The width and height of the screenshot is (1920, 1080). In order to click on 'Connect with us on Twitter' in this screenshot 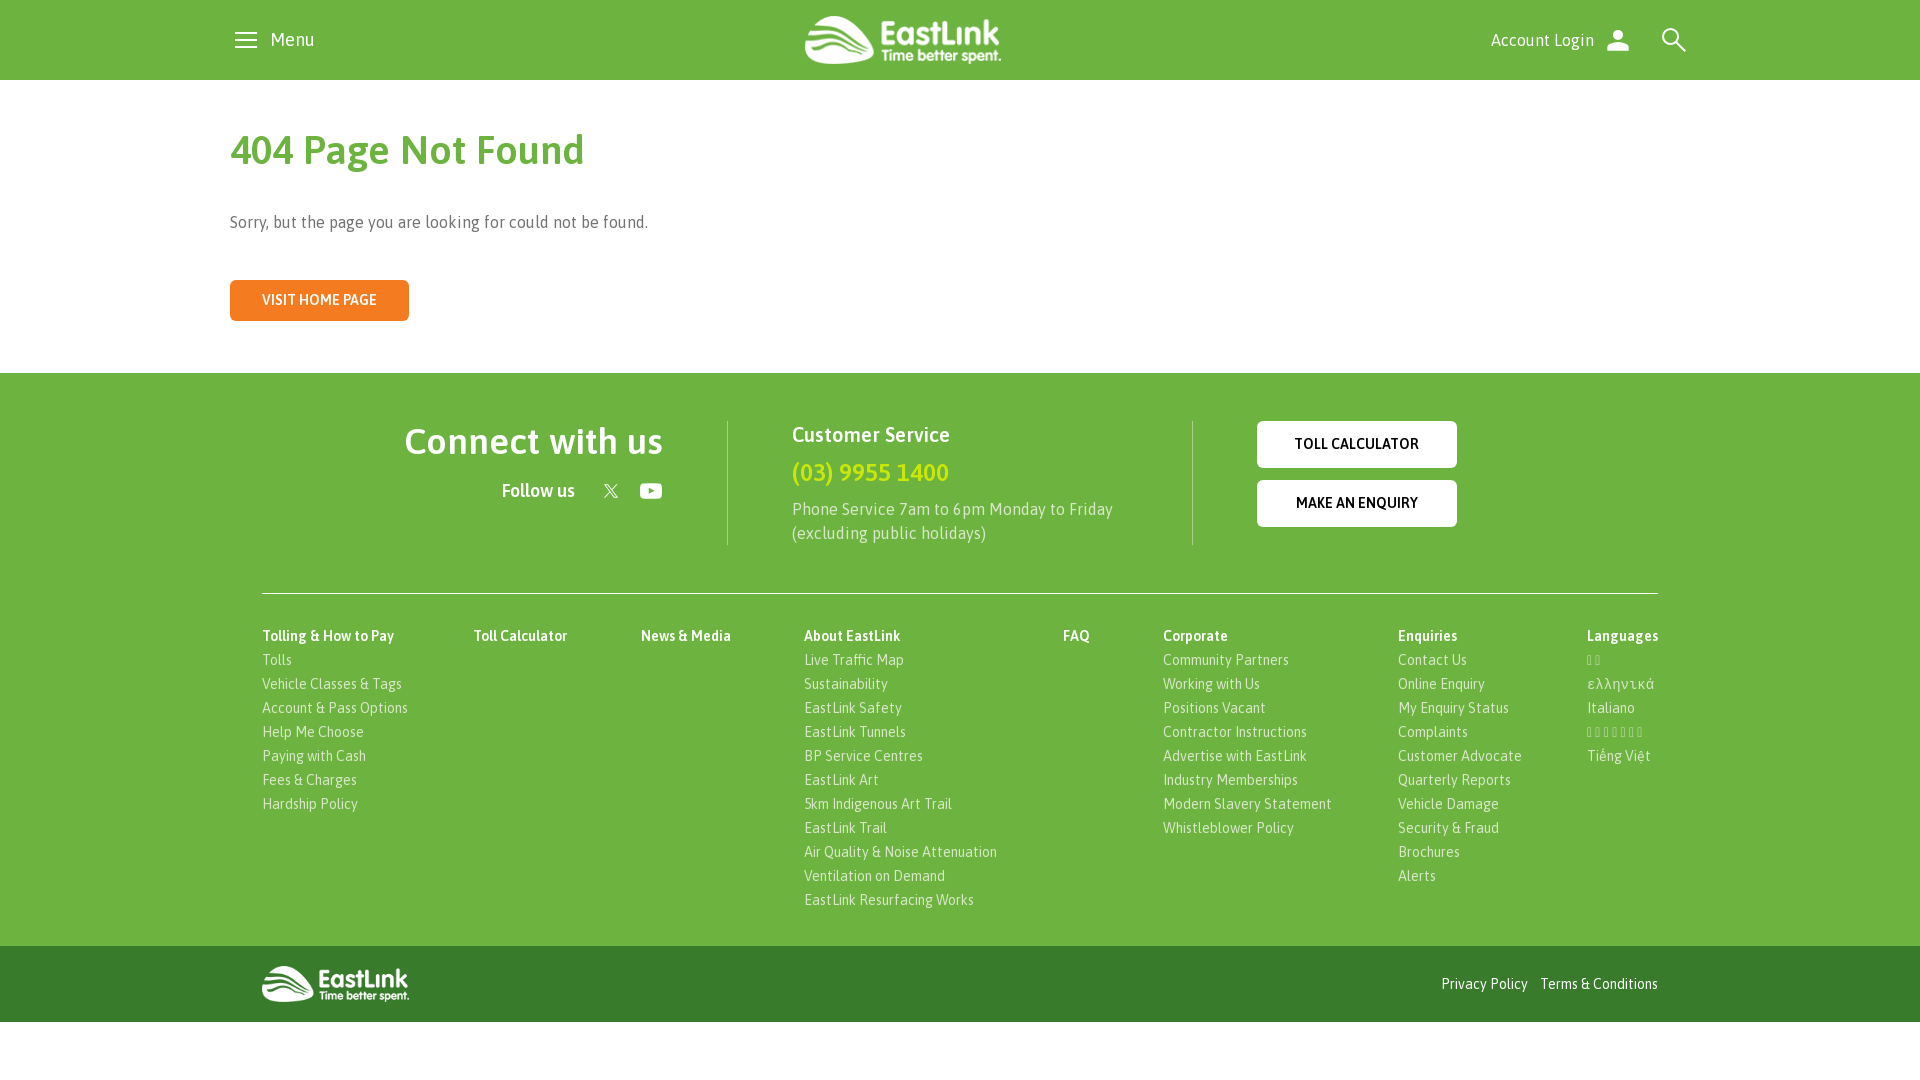, I will do `click(609, 490)`.